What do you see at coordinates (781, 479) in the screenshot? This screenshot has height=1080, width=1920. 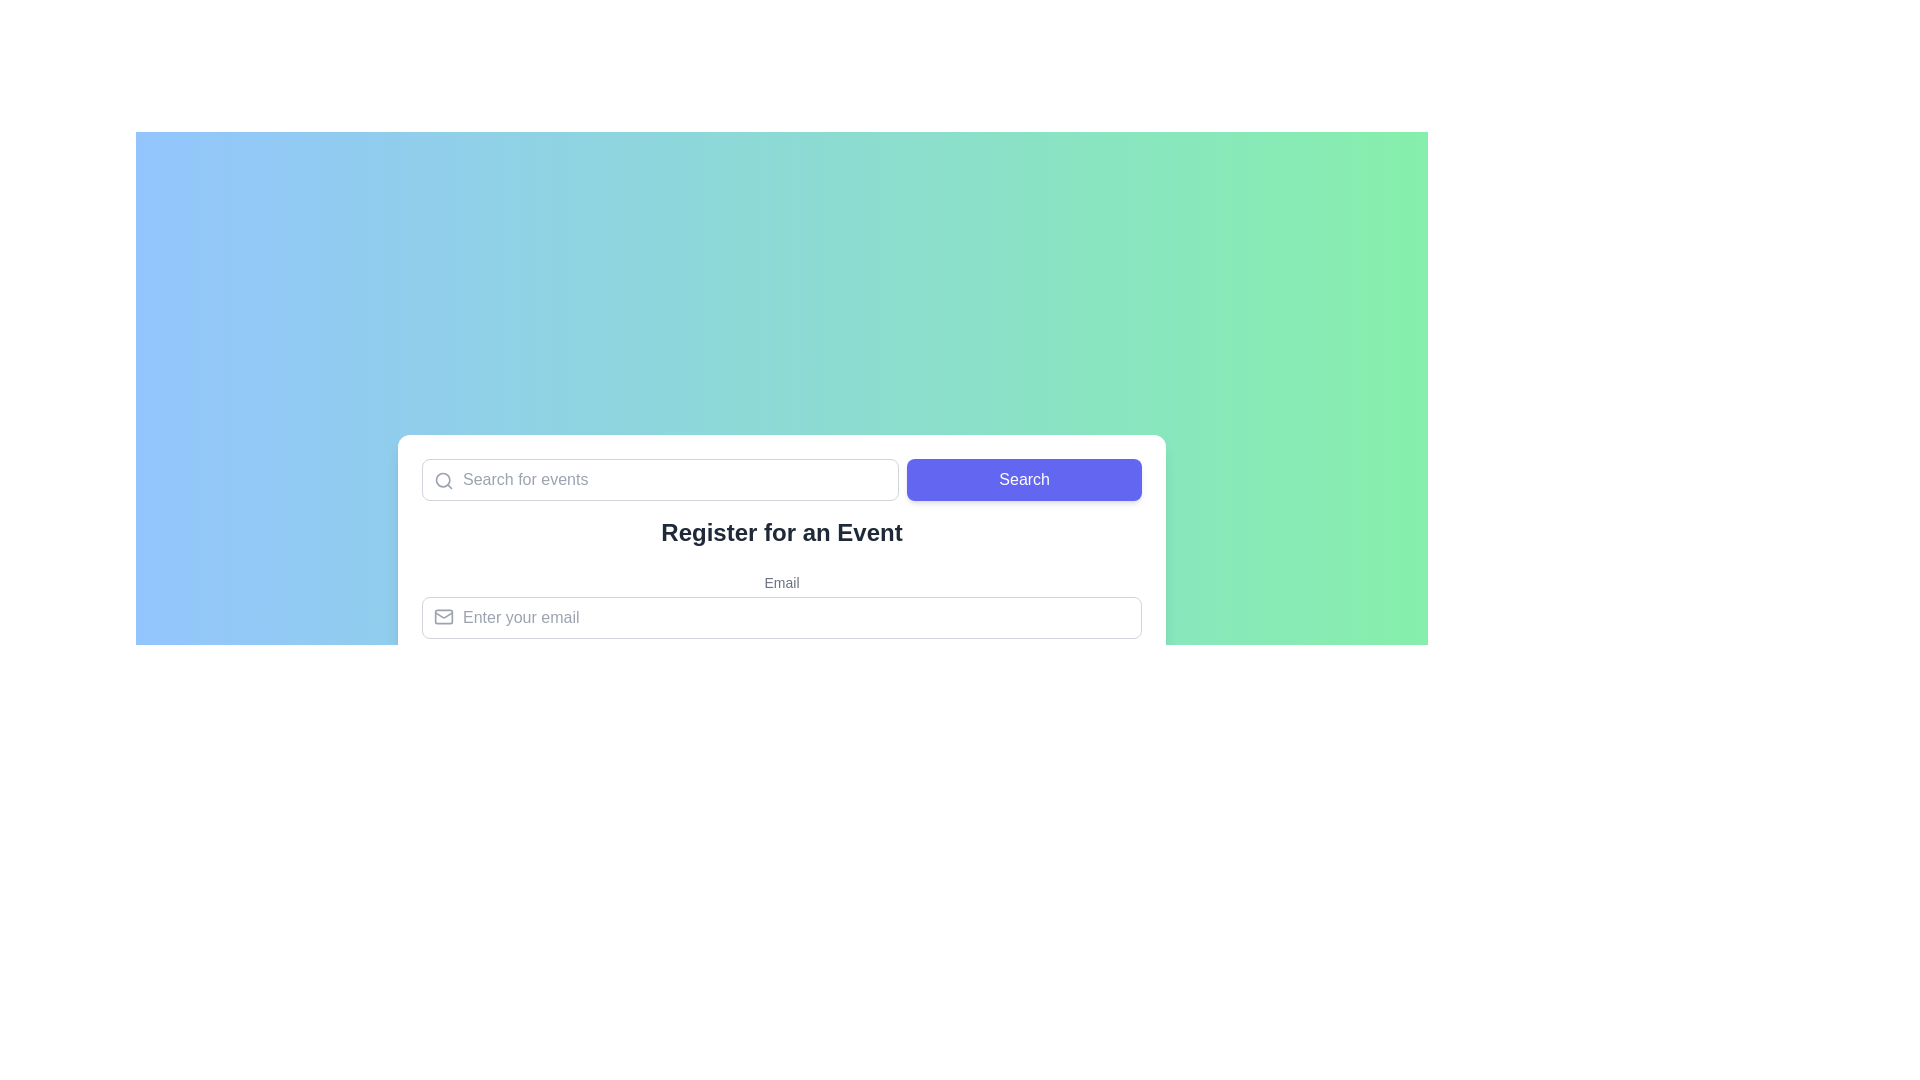 I see `the button of the combined input field and button group located near the top of the white panel` at bounding box center [781, 479].